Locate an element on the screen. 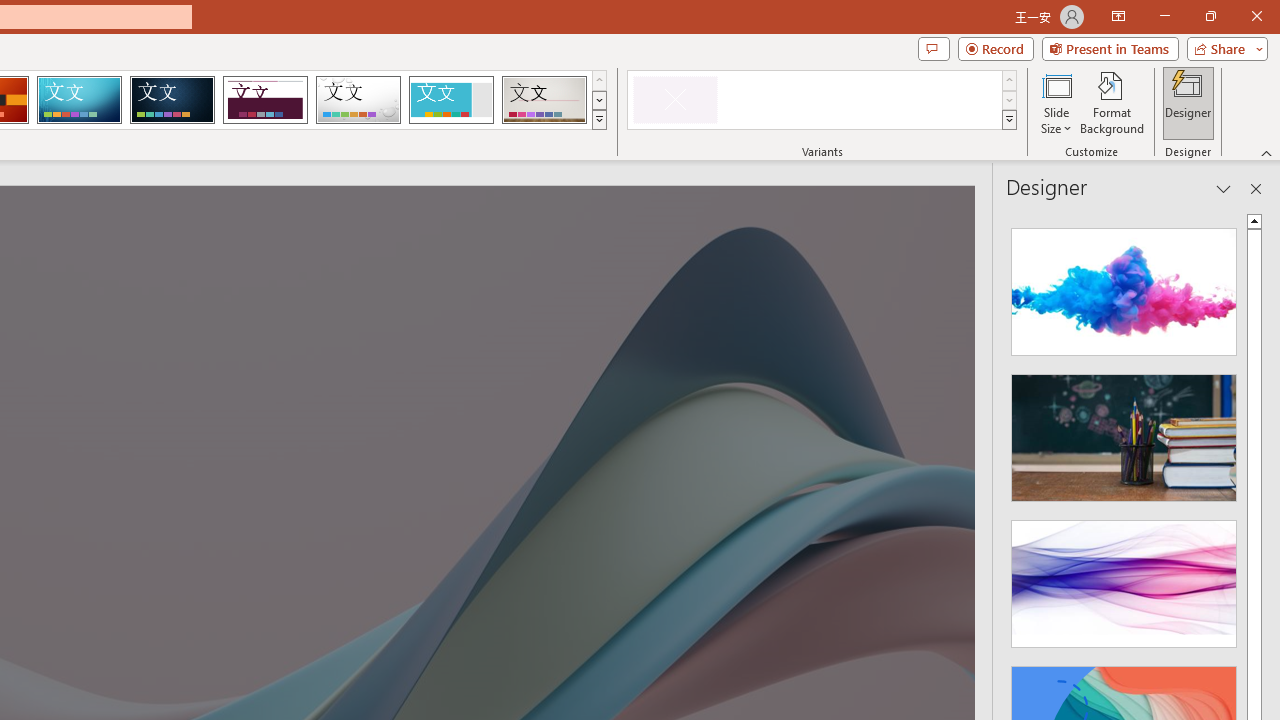 The width and height of the screenshot is (1280, 720). 'Damask' is located at coordinates (172, 100).